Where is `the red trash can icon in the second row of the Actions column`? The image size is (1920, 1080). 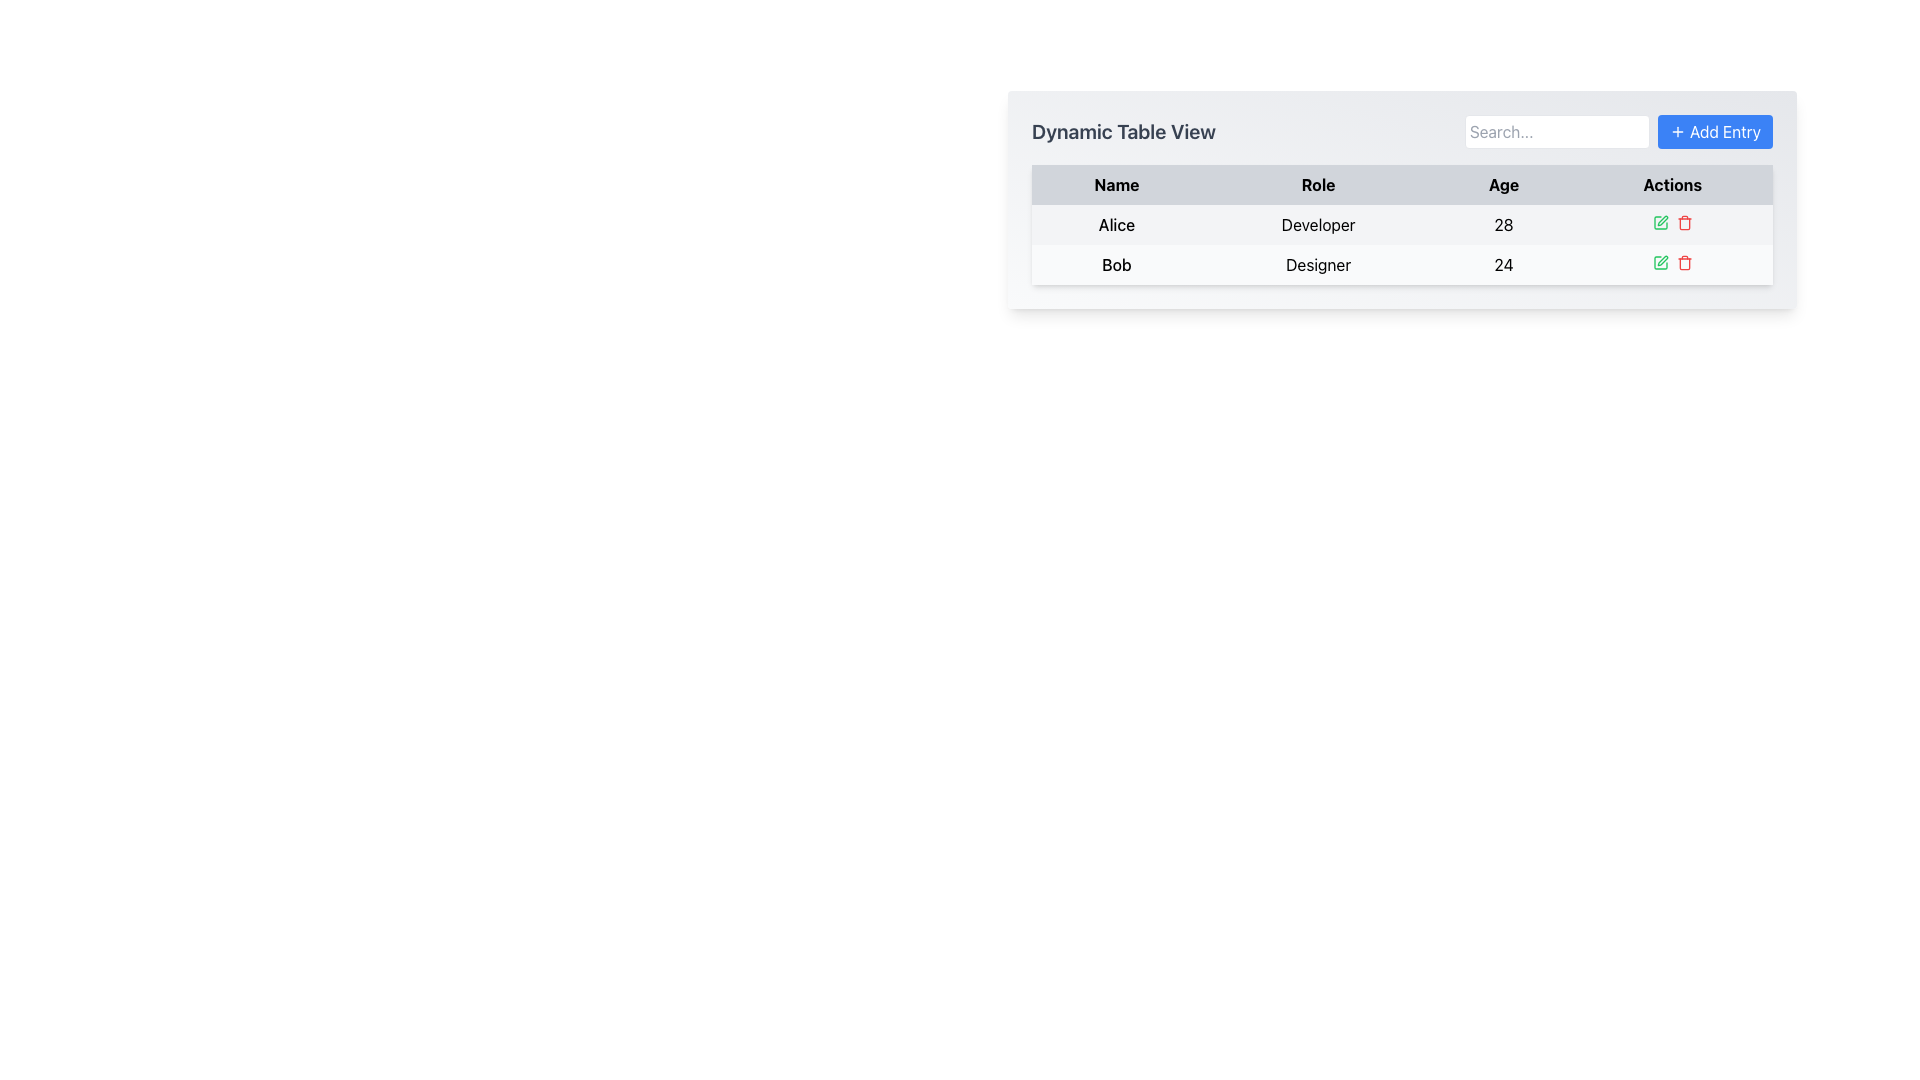 the red trash can icon in the second row of the Actions column is located at coordinates (1683, 261).